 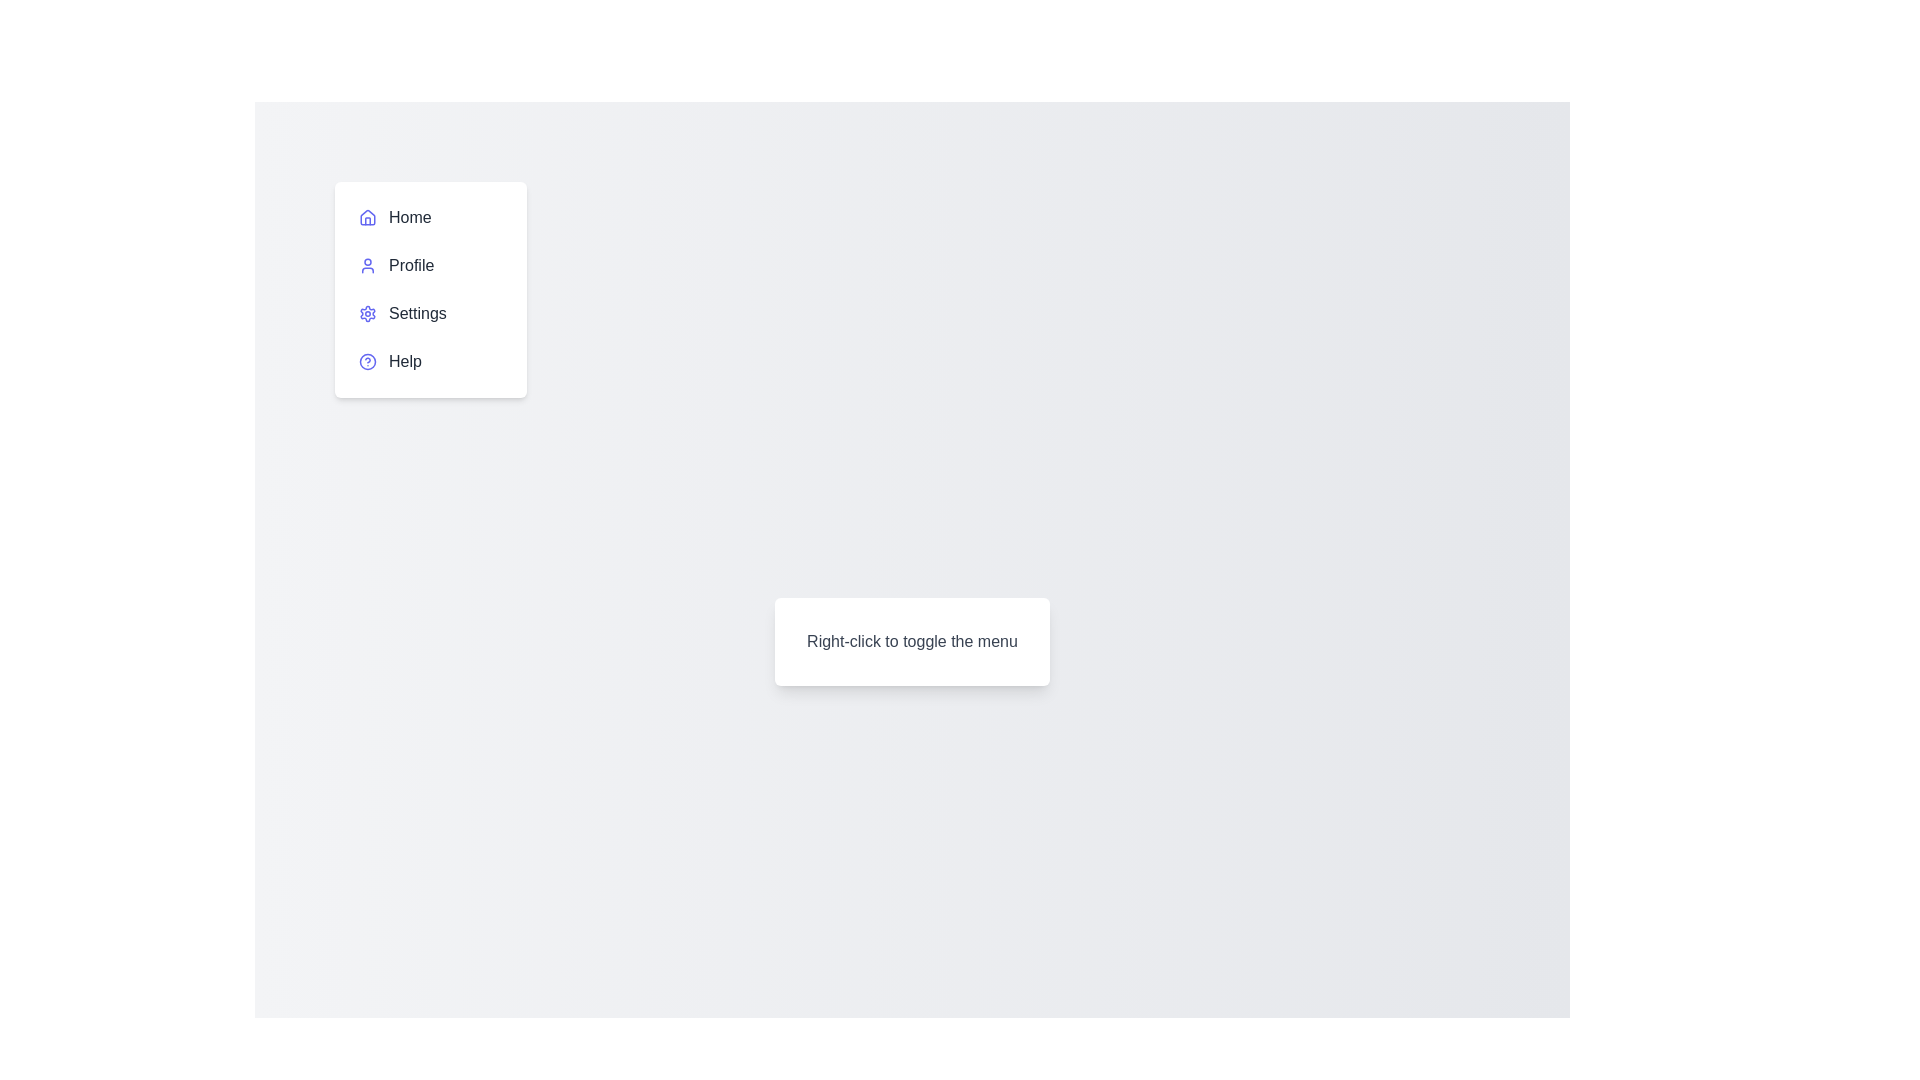 What do you see at coordinates (430, 218) in the screenshot?
I see `the menu item labeled Home` at bounding box center [430, 218].